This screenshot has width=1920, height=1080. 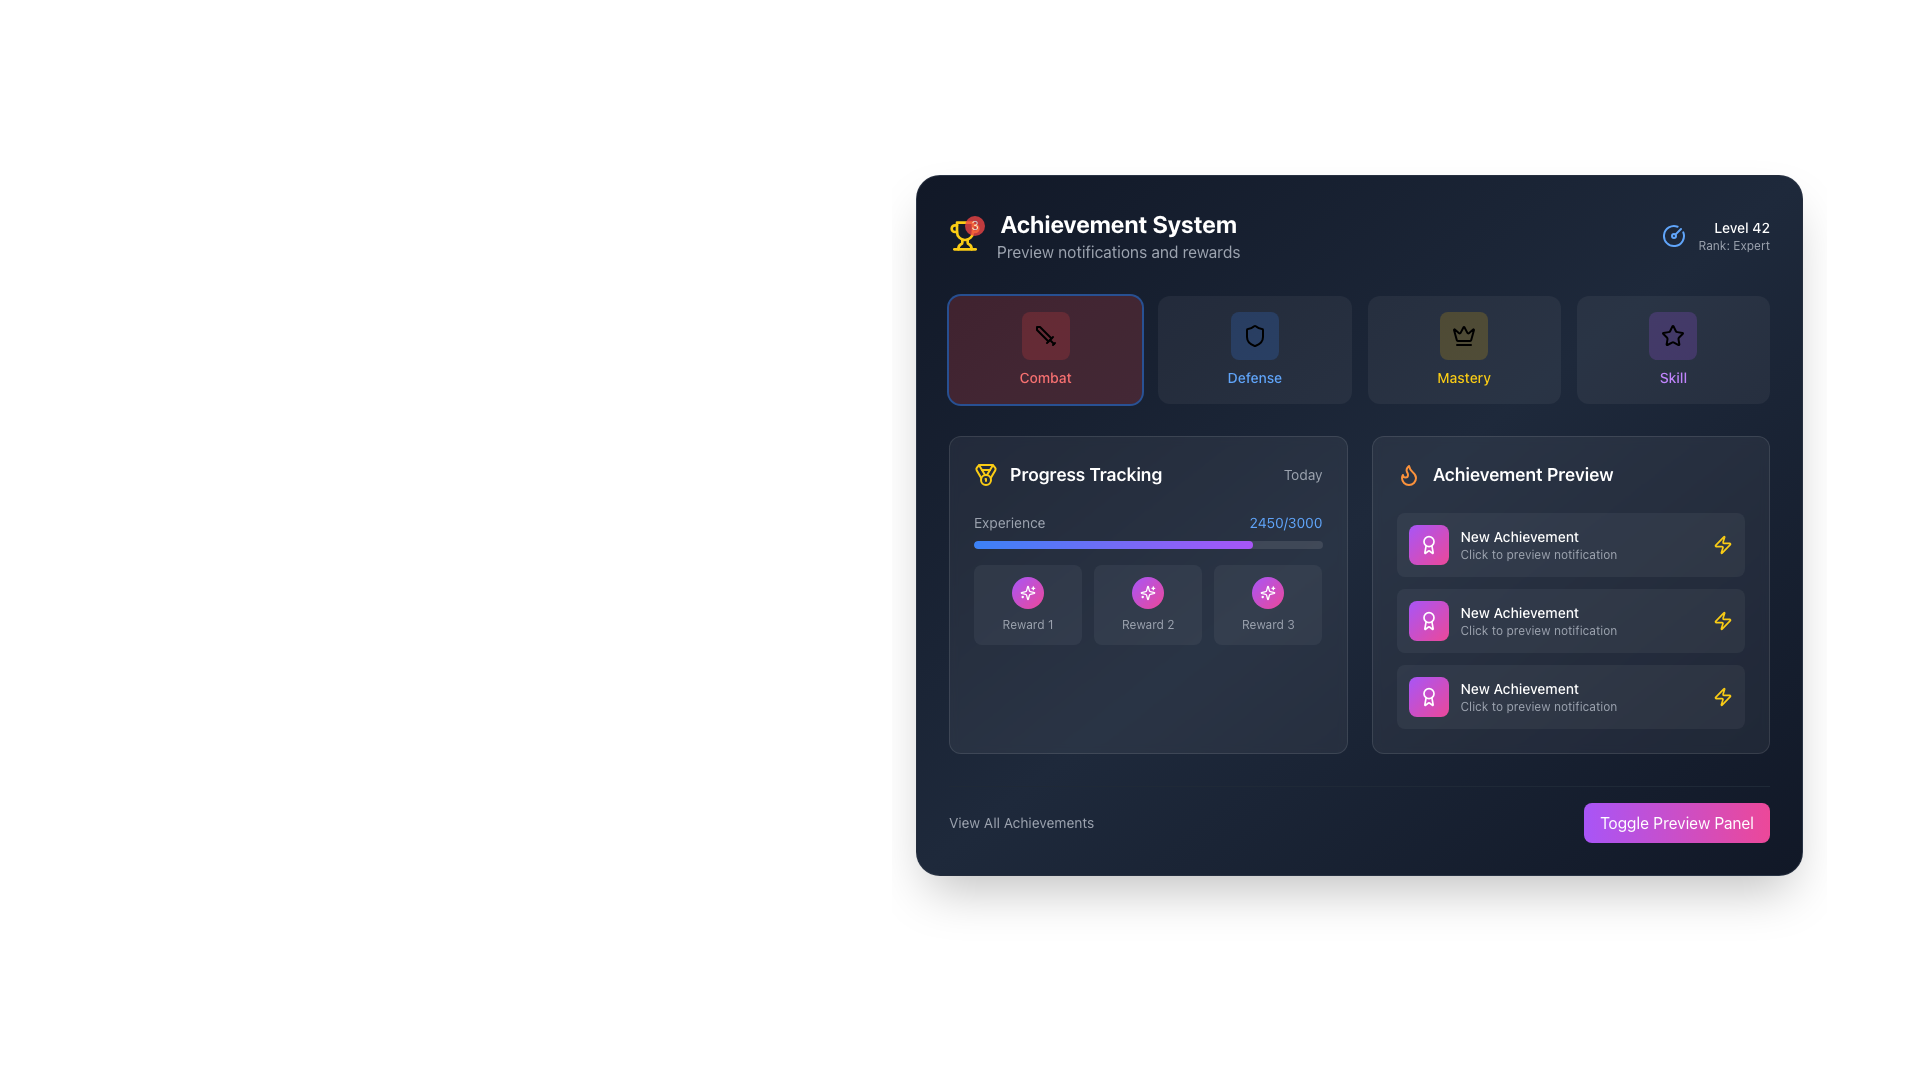 I want to click on the progress, so click(x=1262, y=544).